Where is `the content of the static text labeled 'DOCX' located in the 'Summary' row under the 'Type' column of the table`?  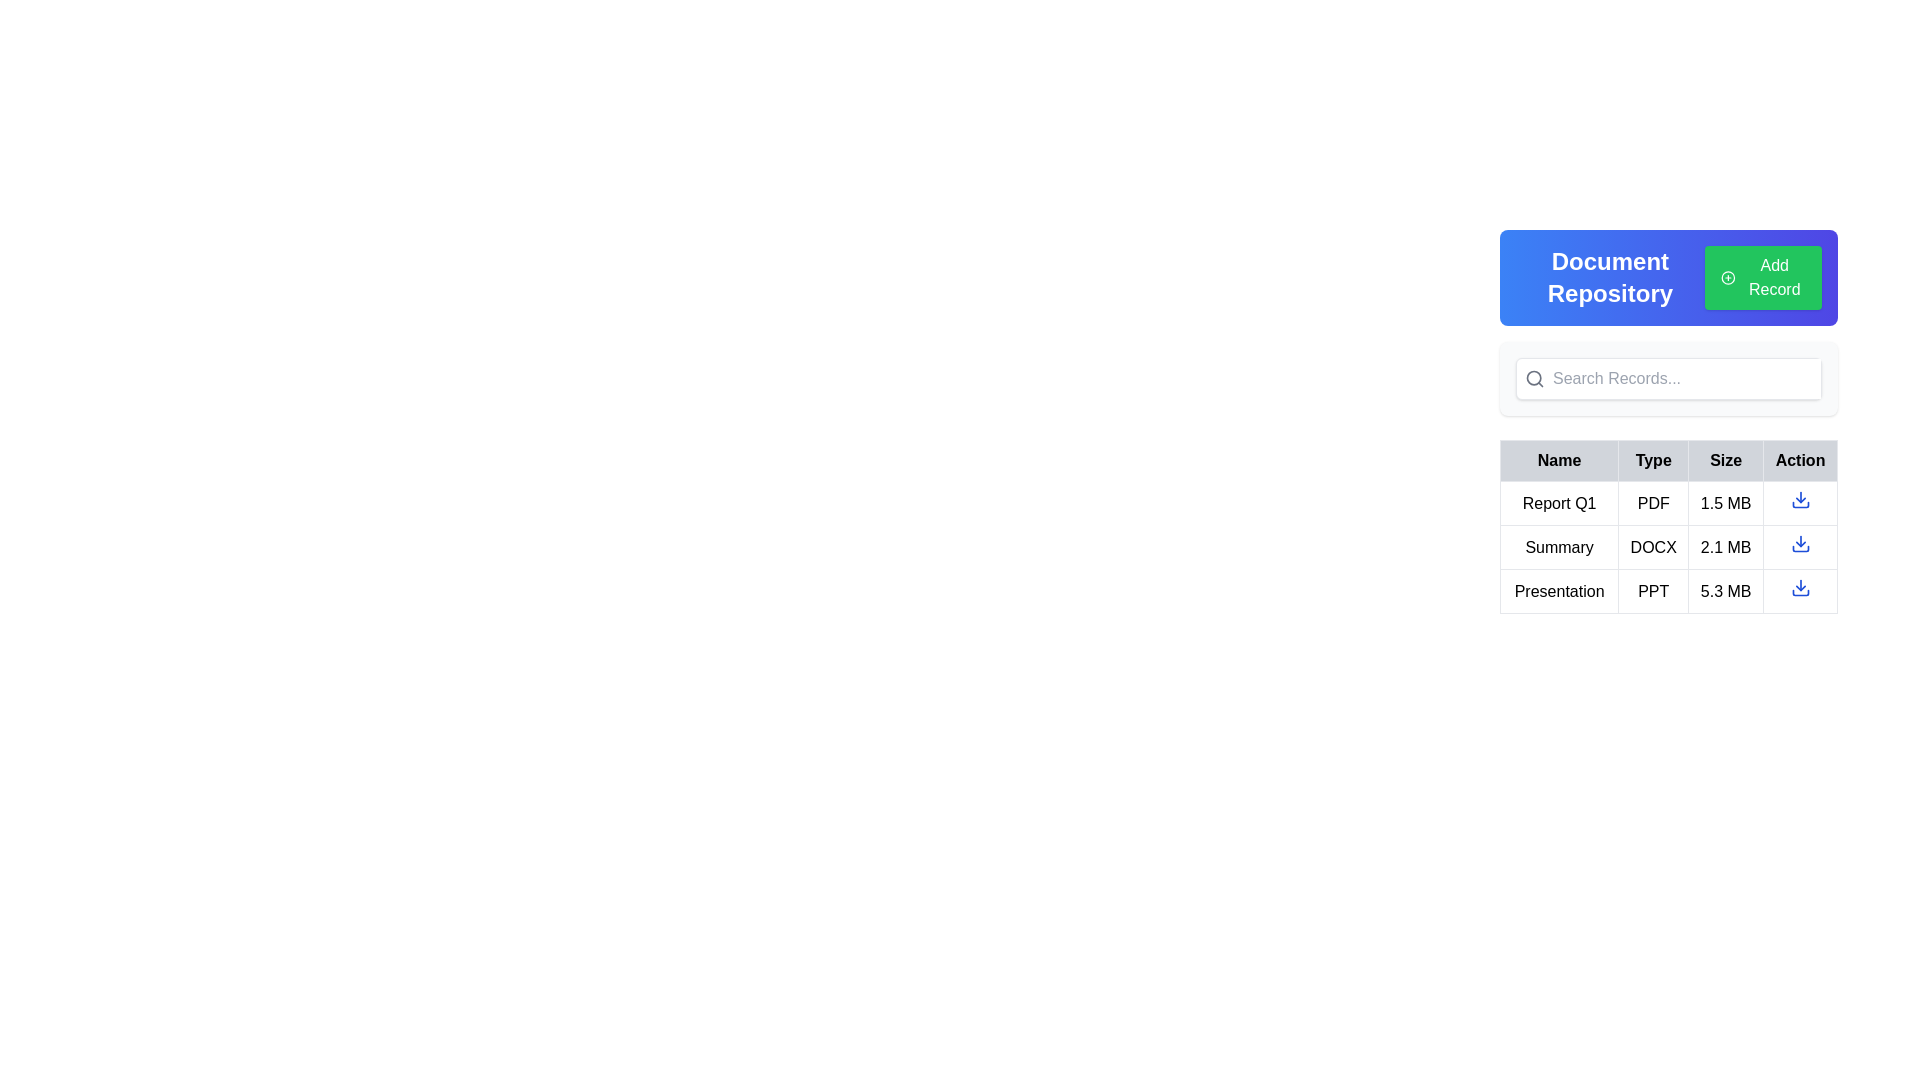 the content of the static text labeled 'DOCX' located in the 'Summary' row under the 'Type' column of the table is located at coordinates (1653, 547).